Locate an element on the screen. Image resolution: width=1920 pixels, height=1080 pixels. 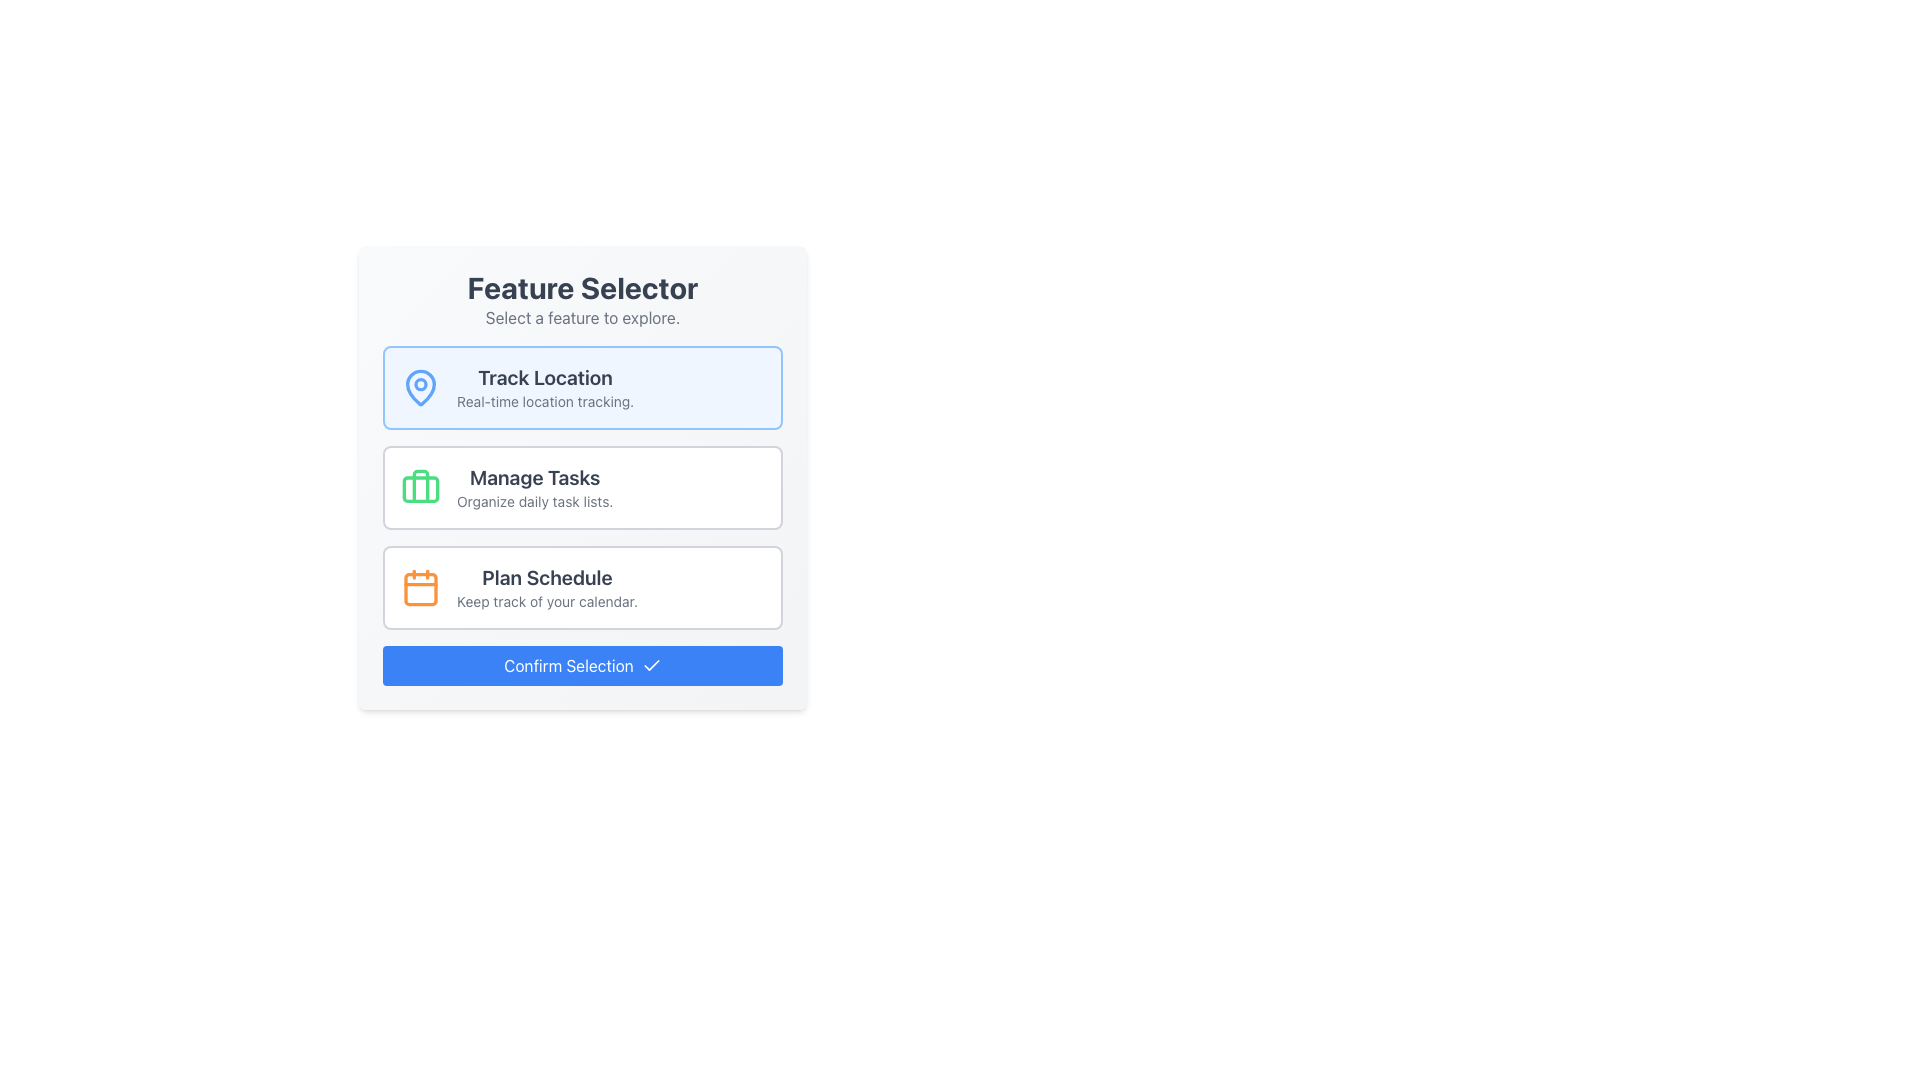
the visual feedback on the white checkmark icon located near the right edge of the 'Confirm Selection' button on a blue background is located at coordinates (651, 666).